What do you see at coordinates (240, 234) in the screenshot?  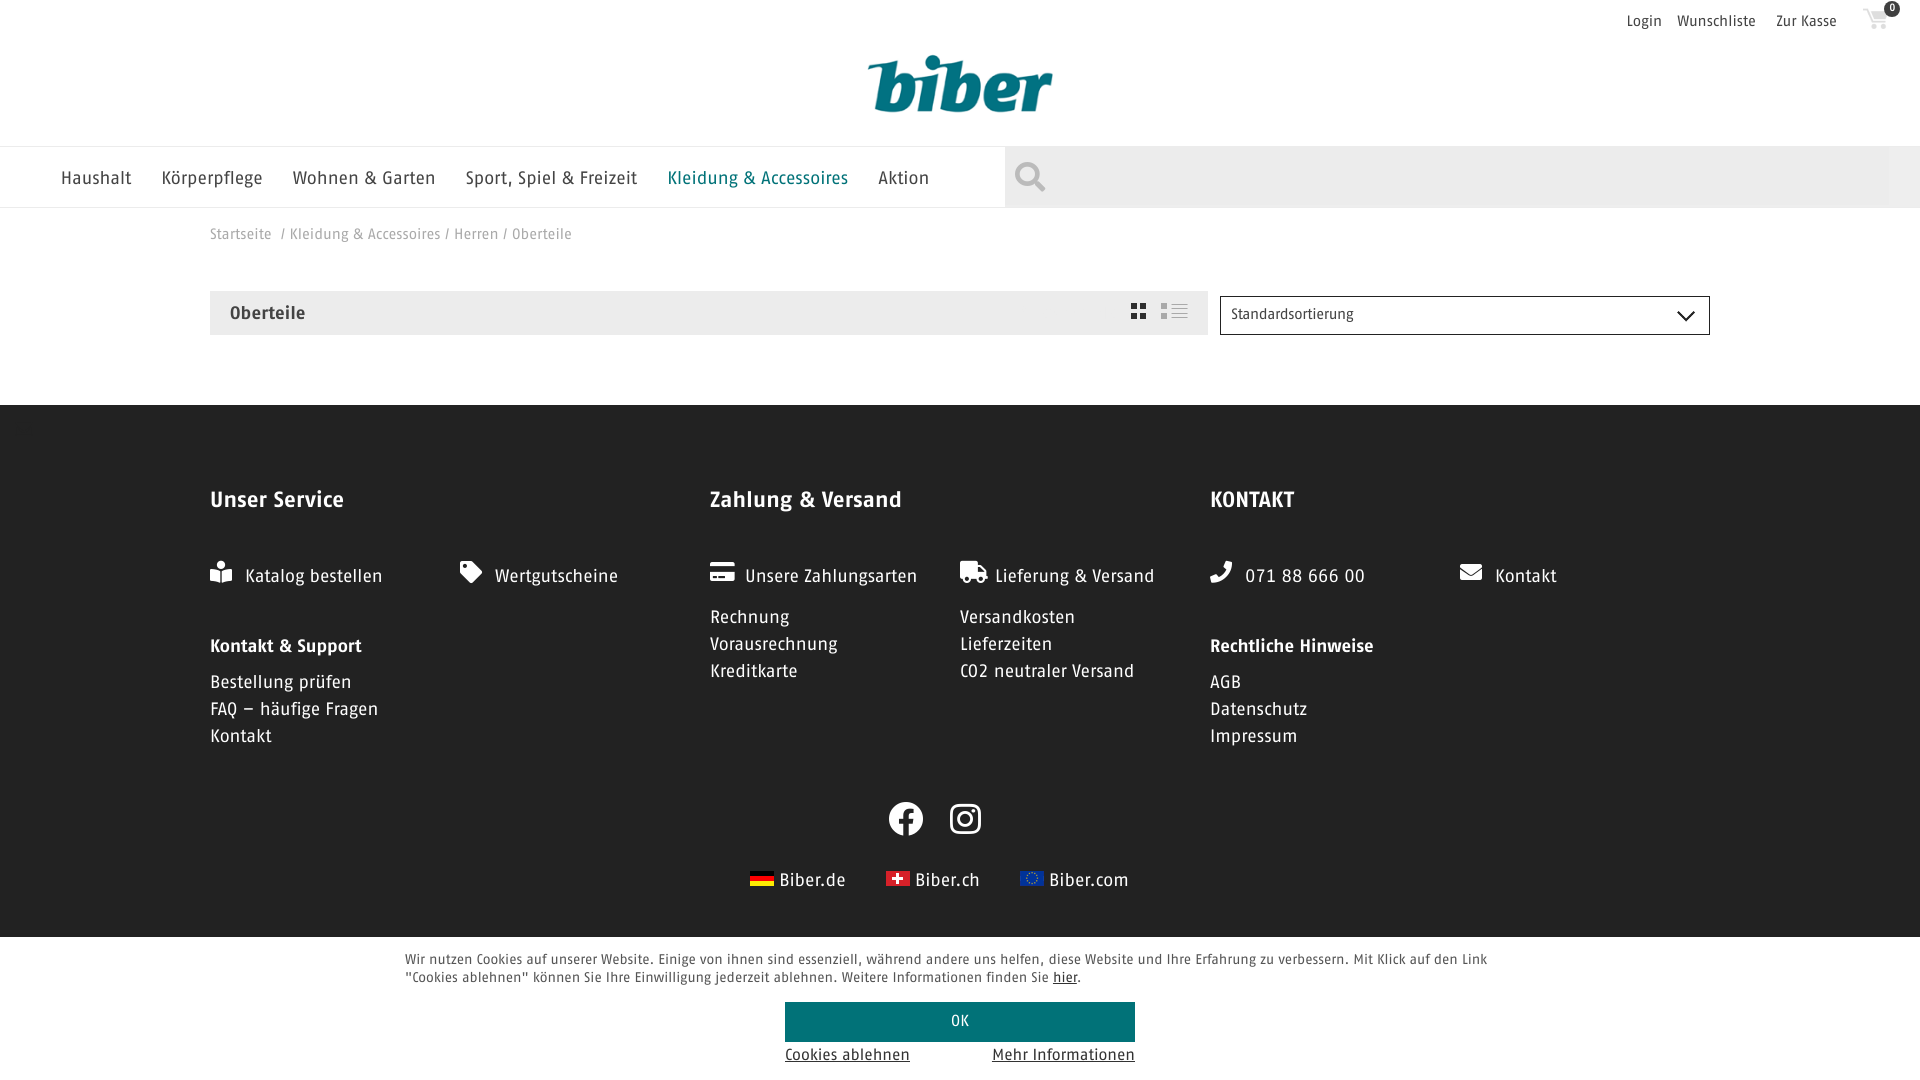 I see `'Startseite'` at bounding box center [240, 234].